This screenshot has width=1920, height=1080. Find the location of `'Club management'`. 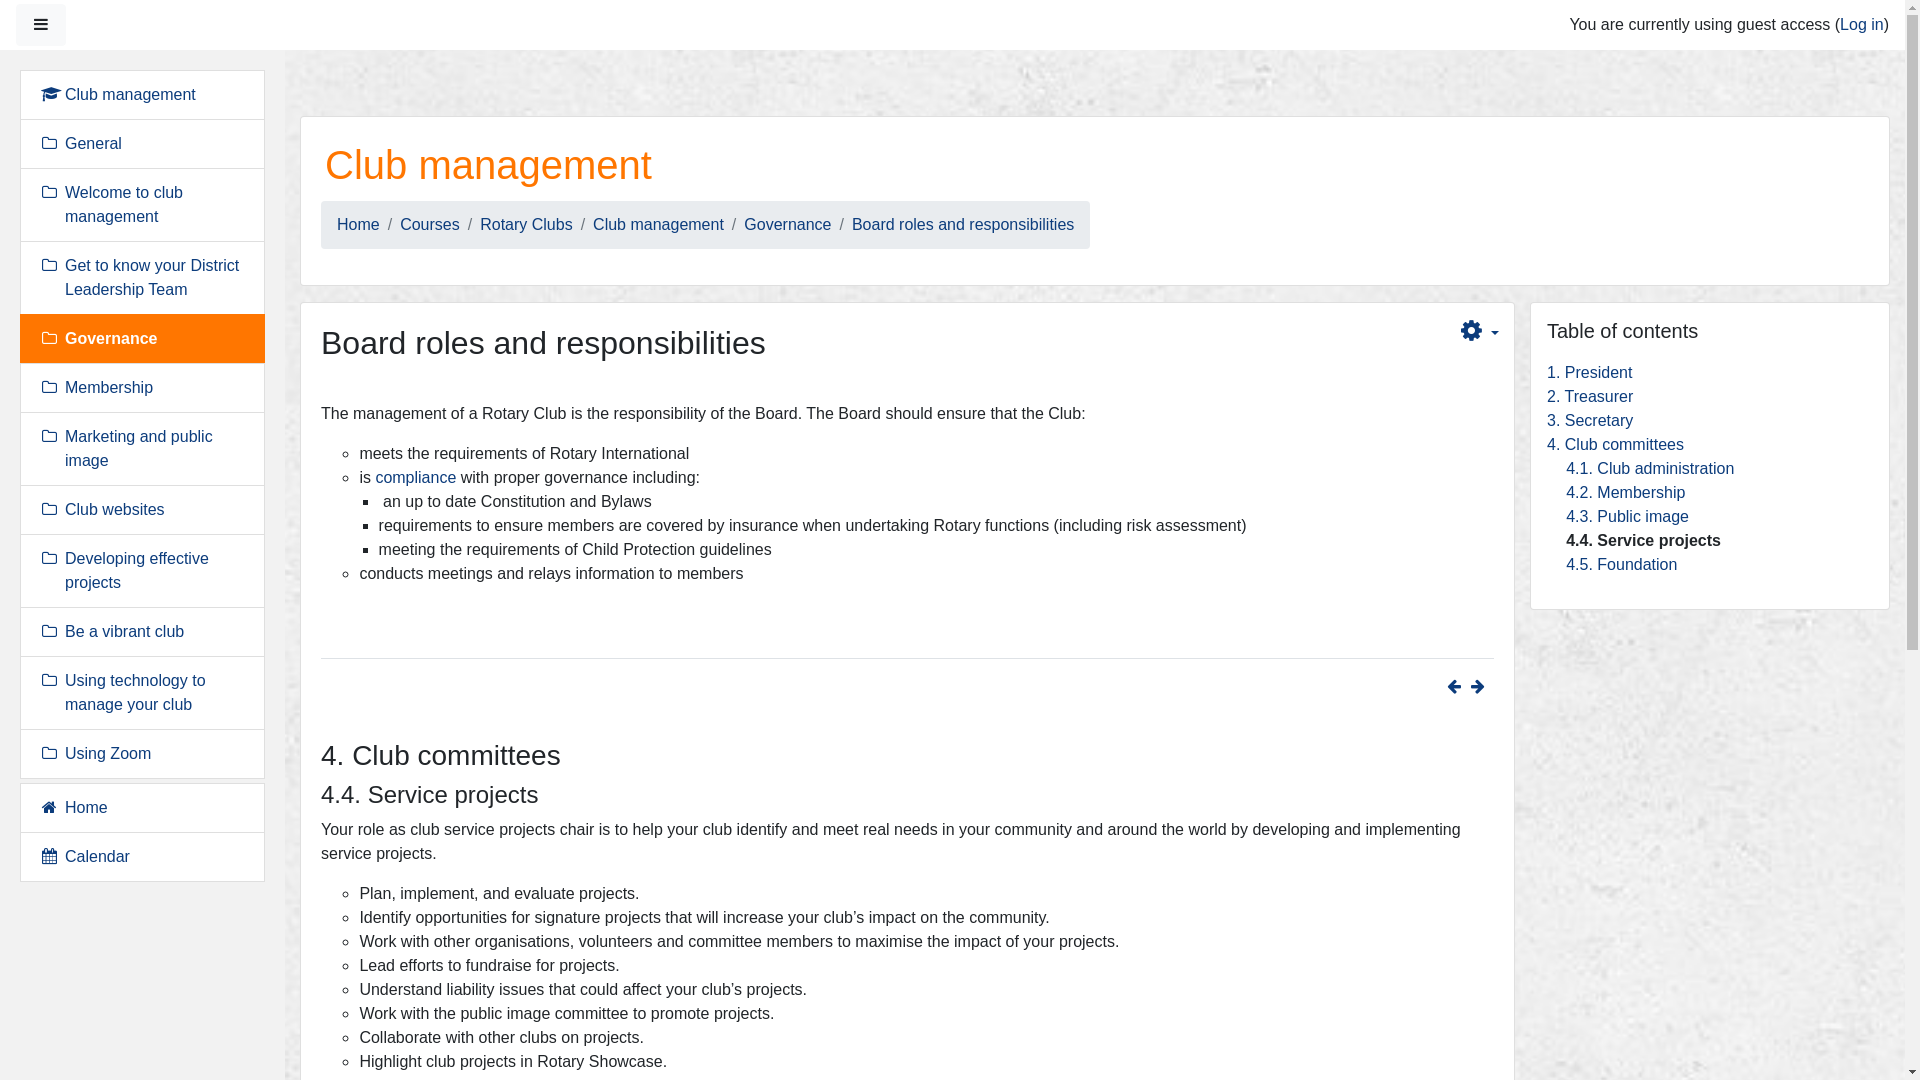

'Club management' is located at coordinates (141, 95).